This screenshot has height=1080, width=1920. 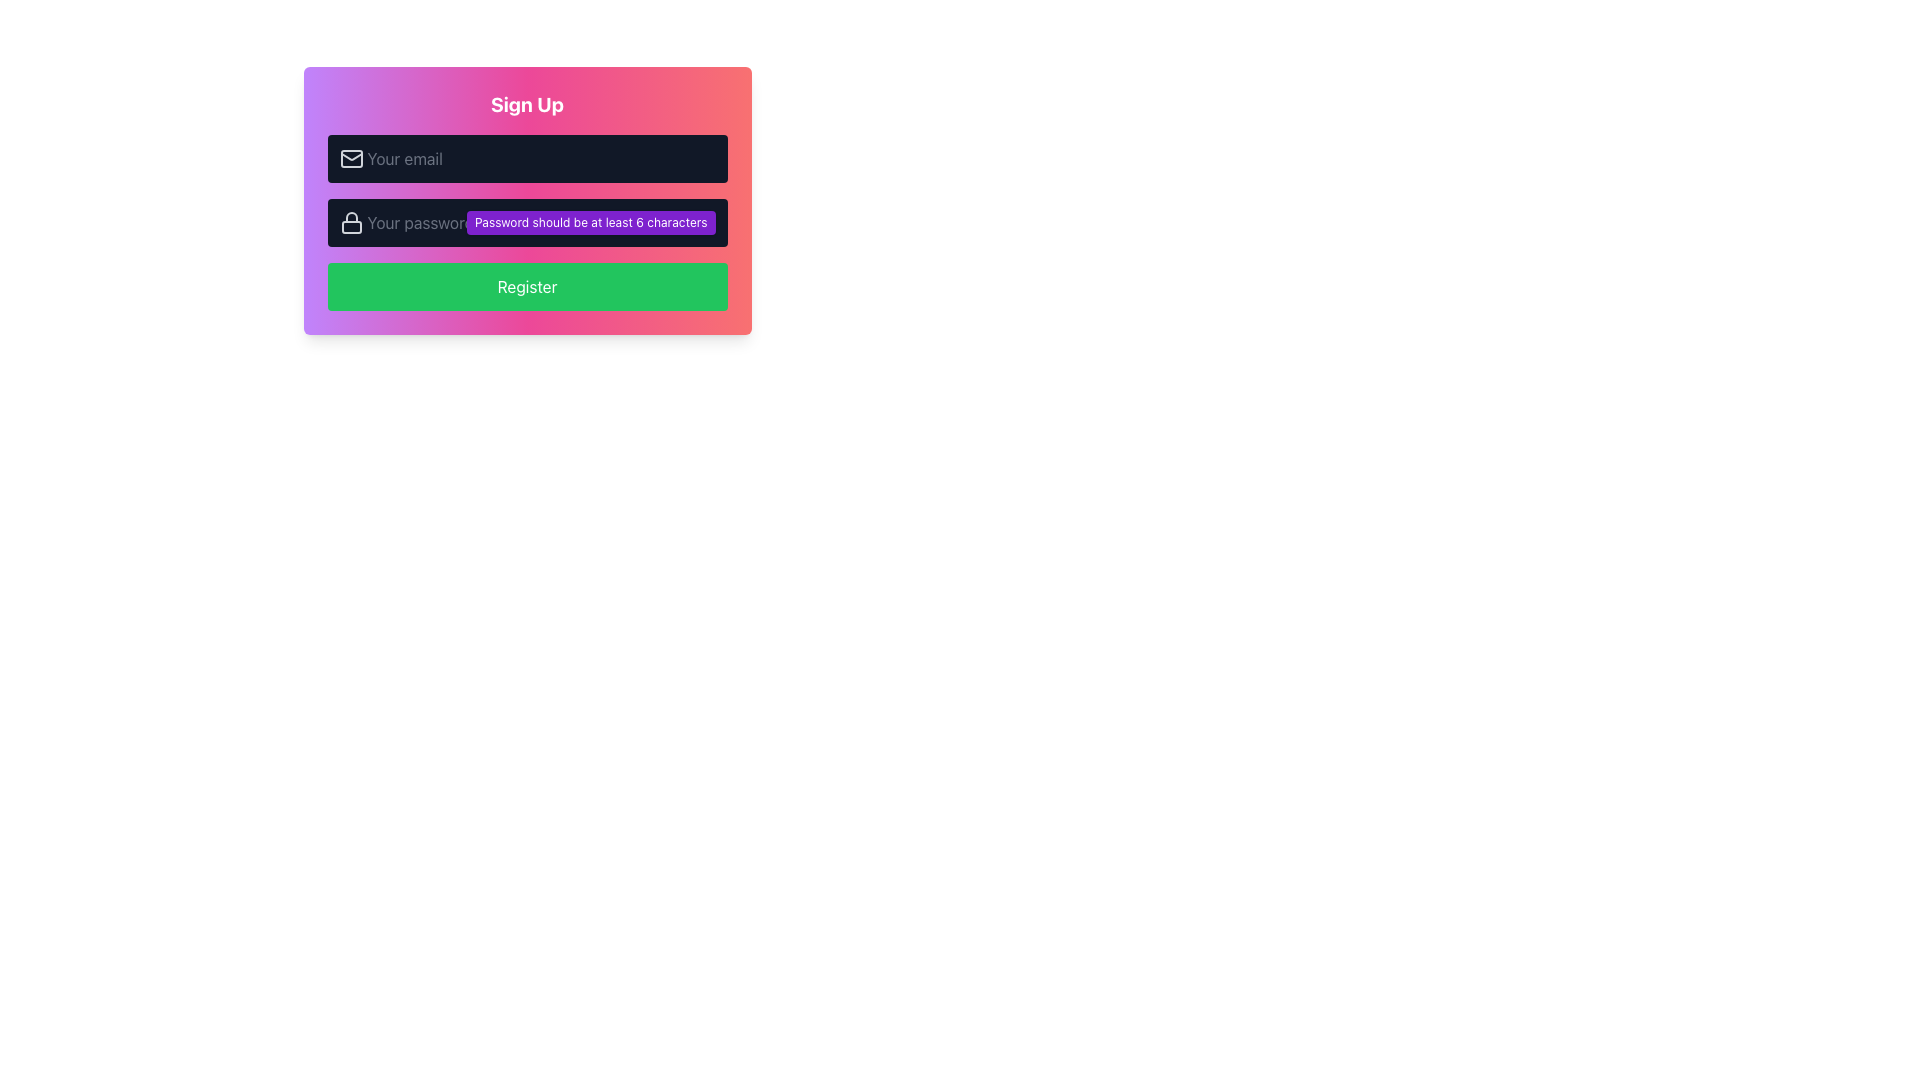 What do you see at coordinates (527, 200) in the screenshot?
I see `the validation tooltip of the Password input field` at bounding box center [527, 200].